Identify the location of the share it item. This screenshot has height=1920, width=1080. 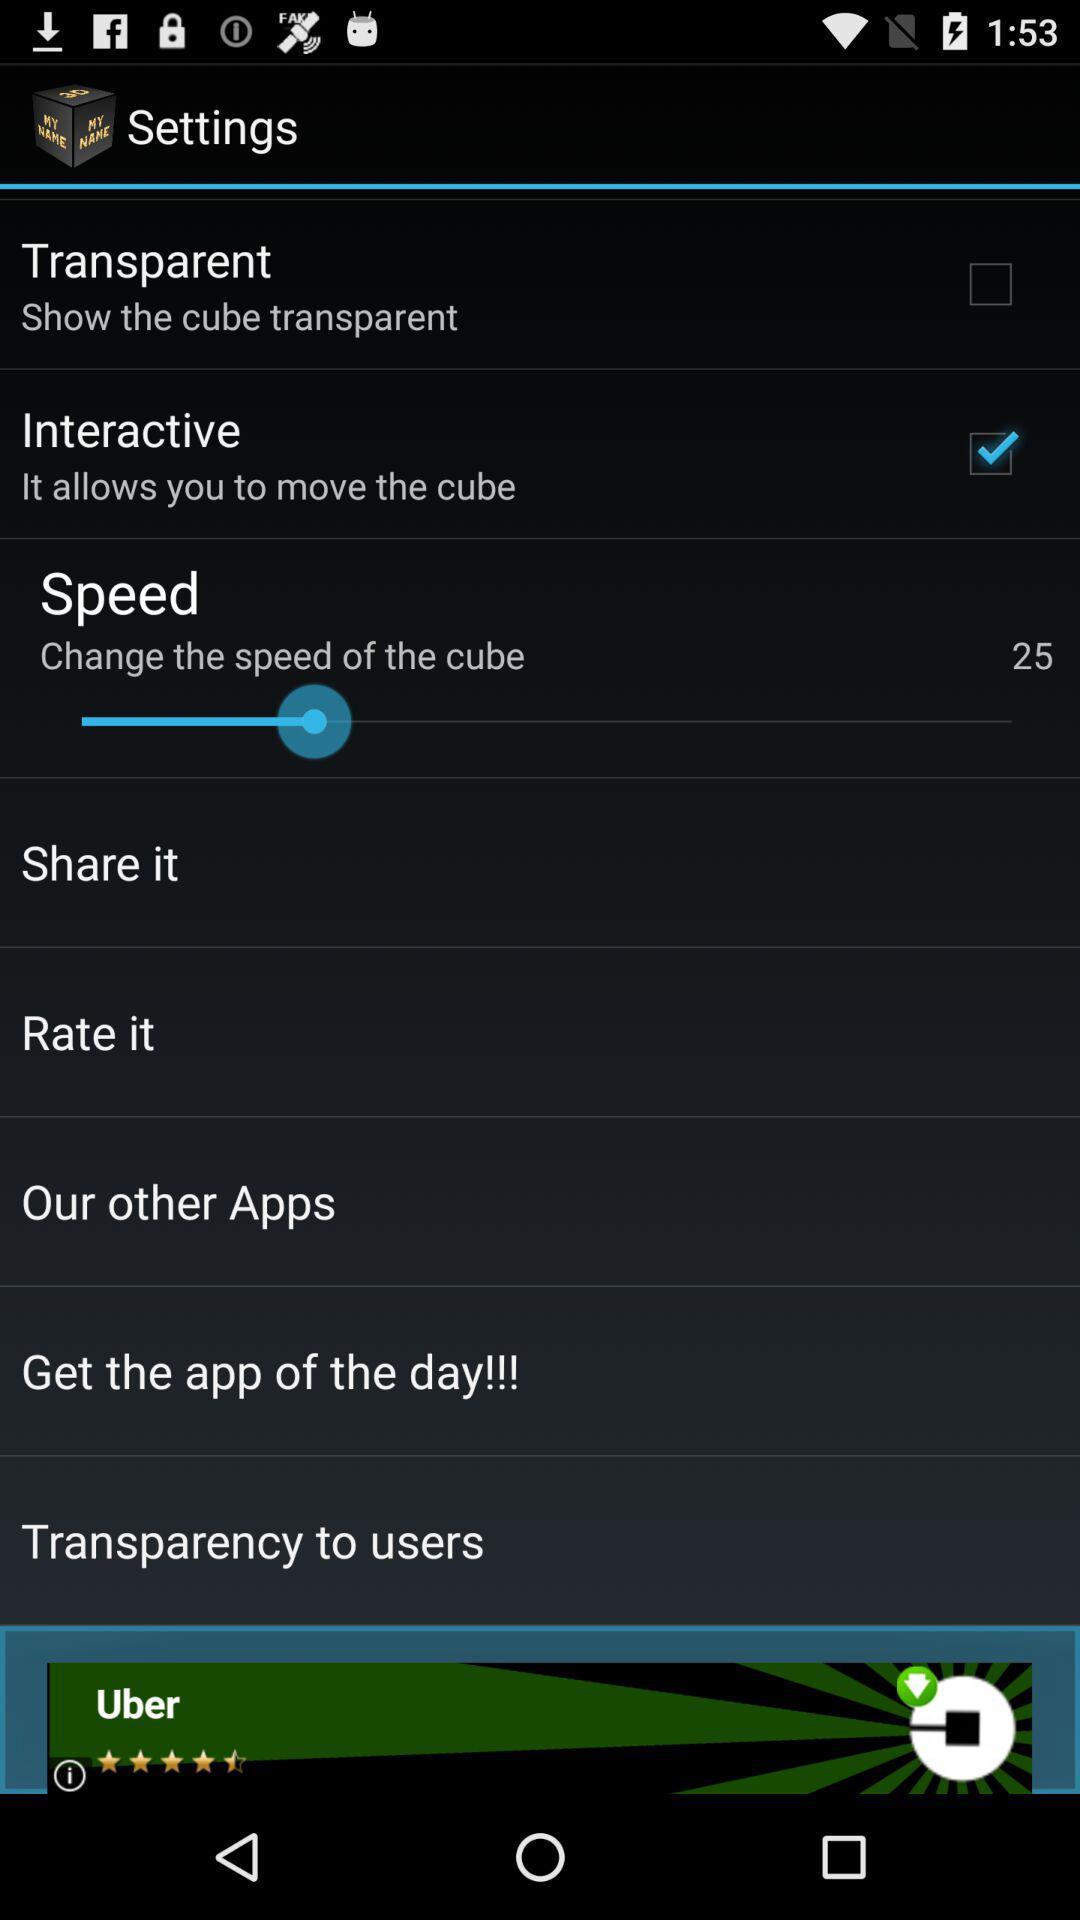
(100, 862).